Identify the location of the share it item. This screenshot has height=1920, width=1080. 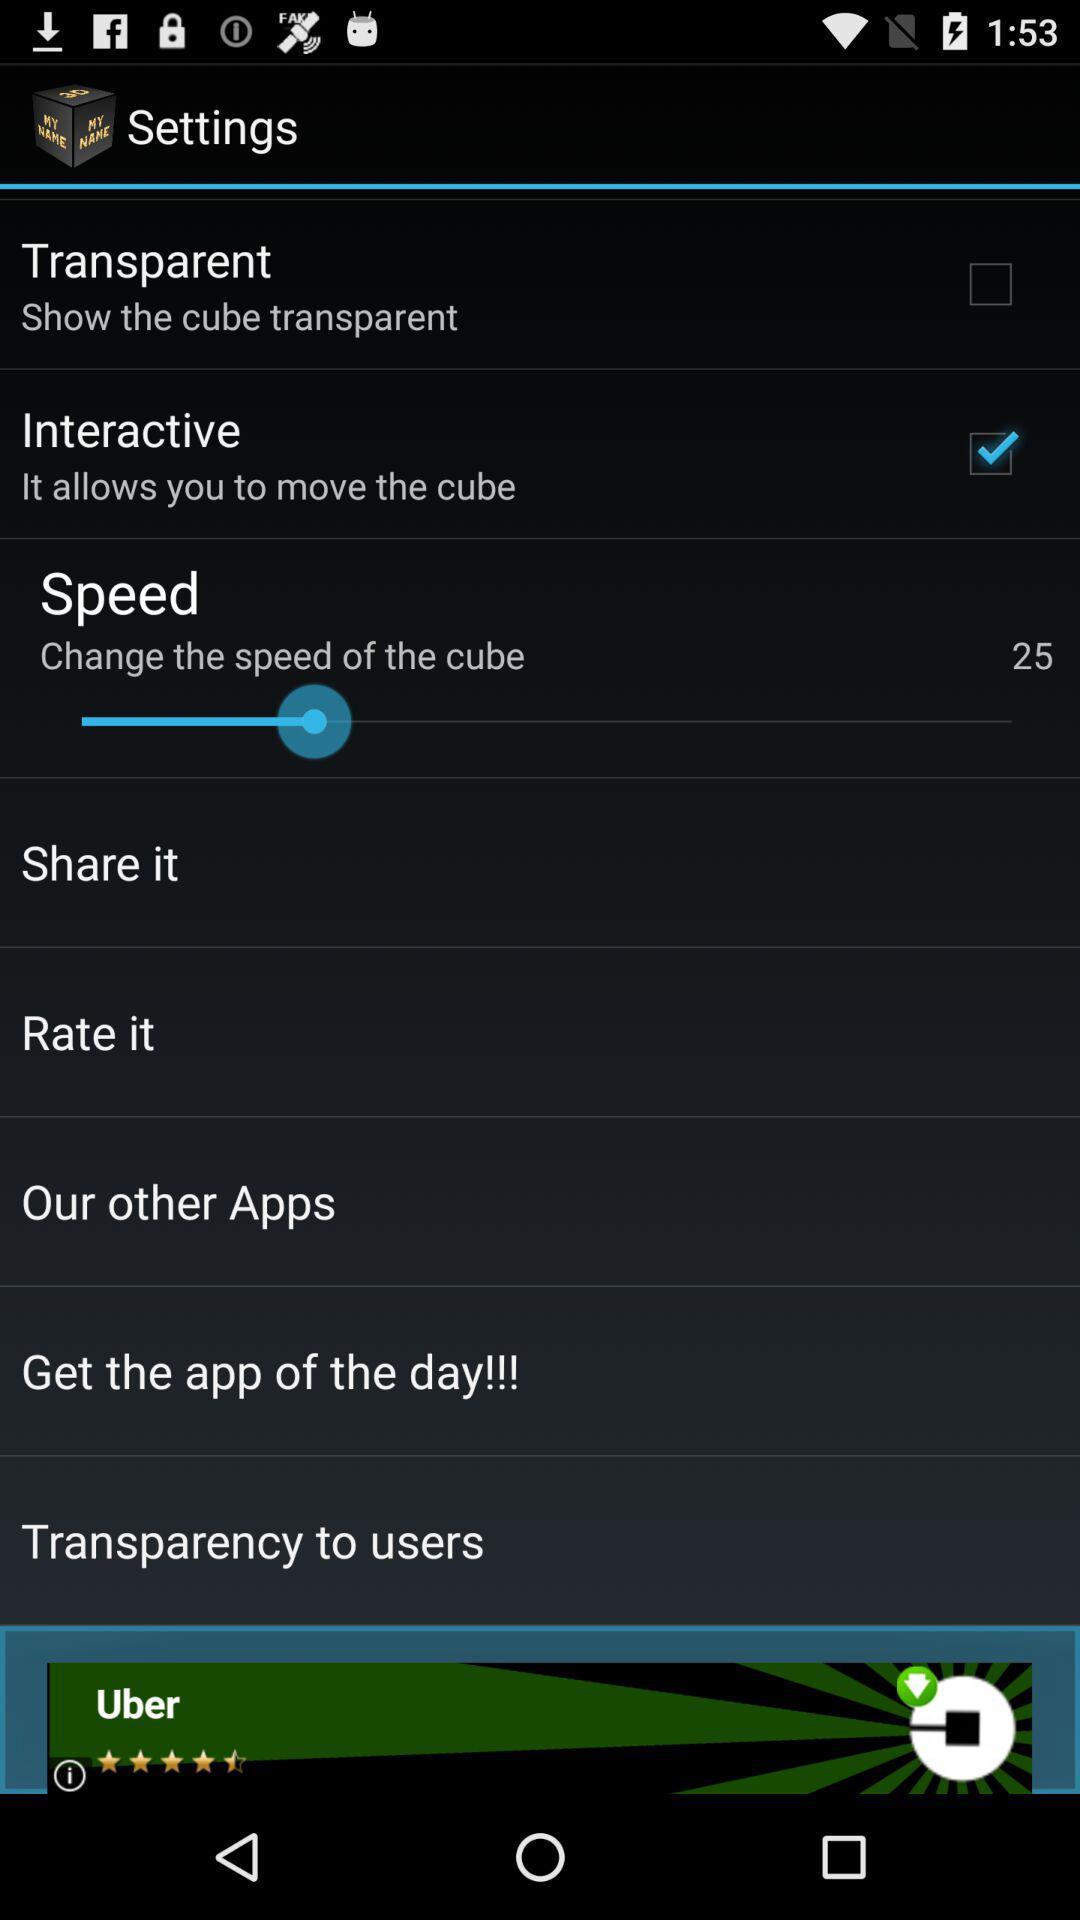
(100, 862).